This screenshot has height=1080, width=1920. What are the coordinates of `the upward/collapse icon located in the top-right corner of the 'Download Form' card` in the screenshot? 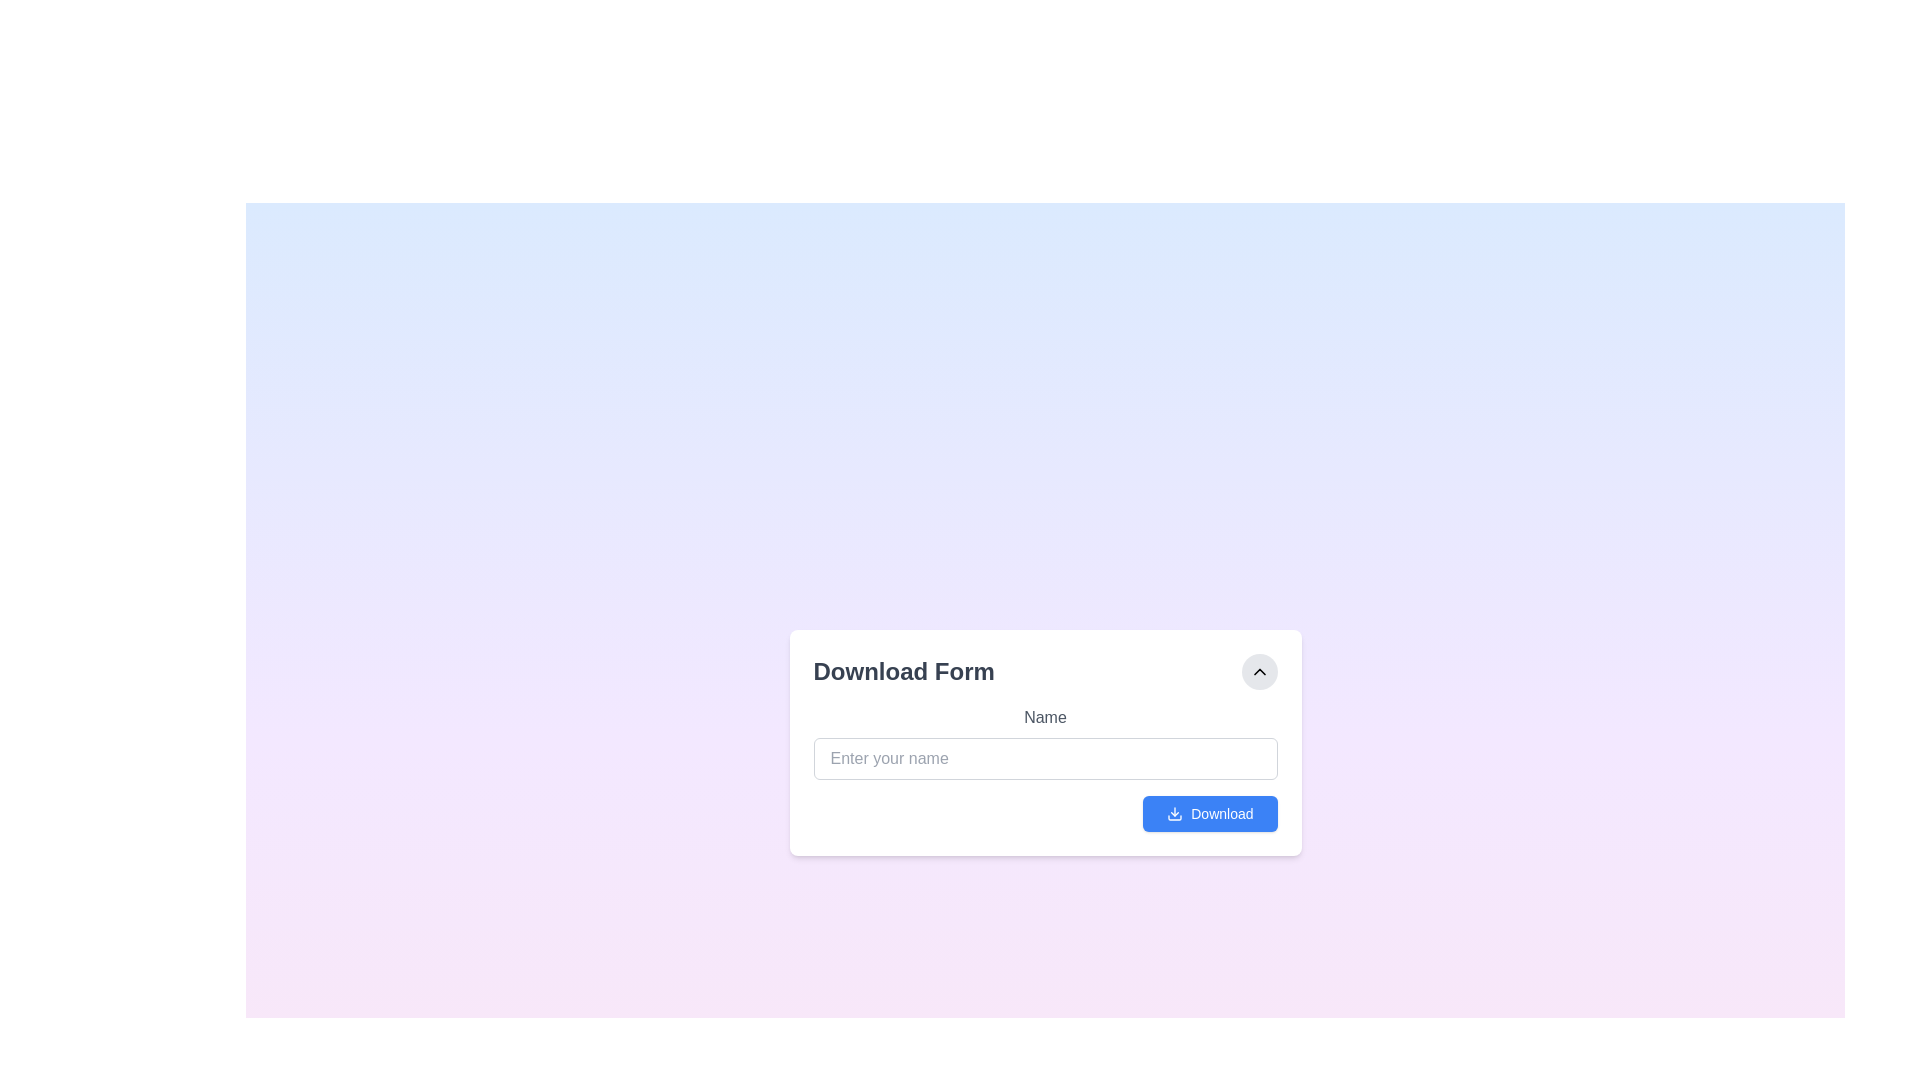 It's located at (1258, 671).